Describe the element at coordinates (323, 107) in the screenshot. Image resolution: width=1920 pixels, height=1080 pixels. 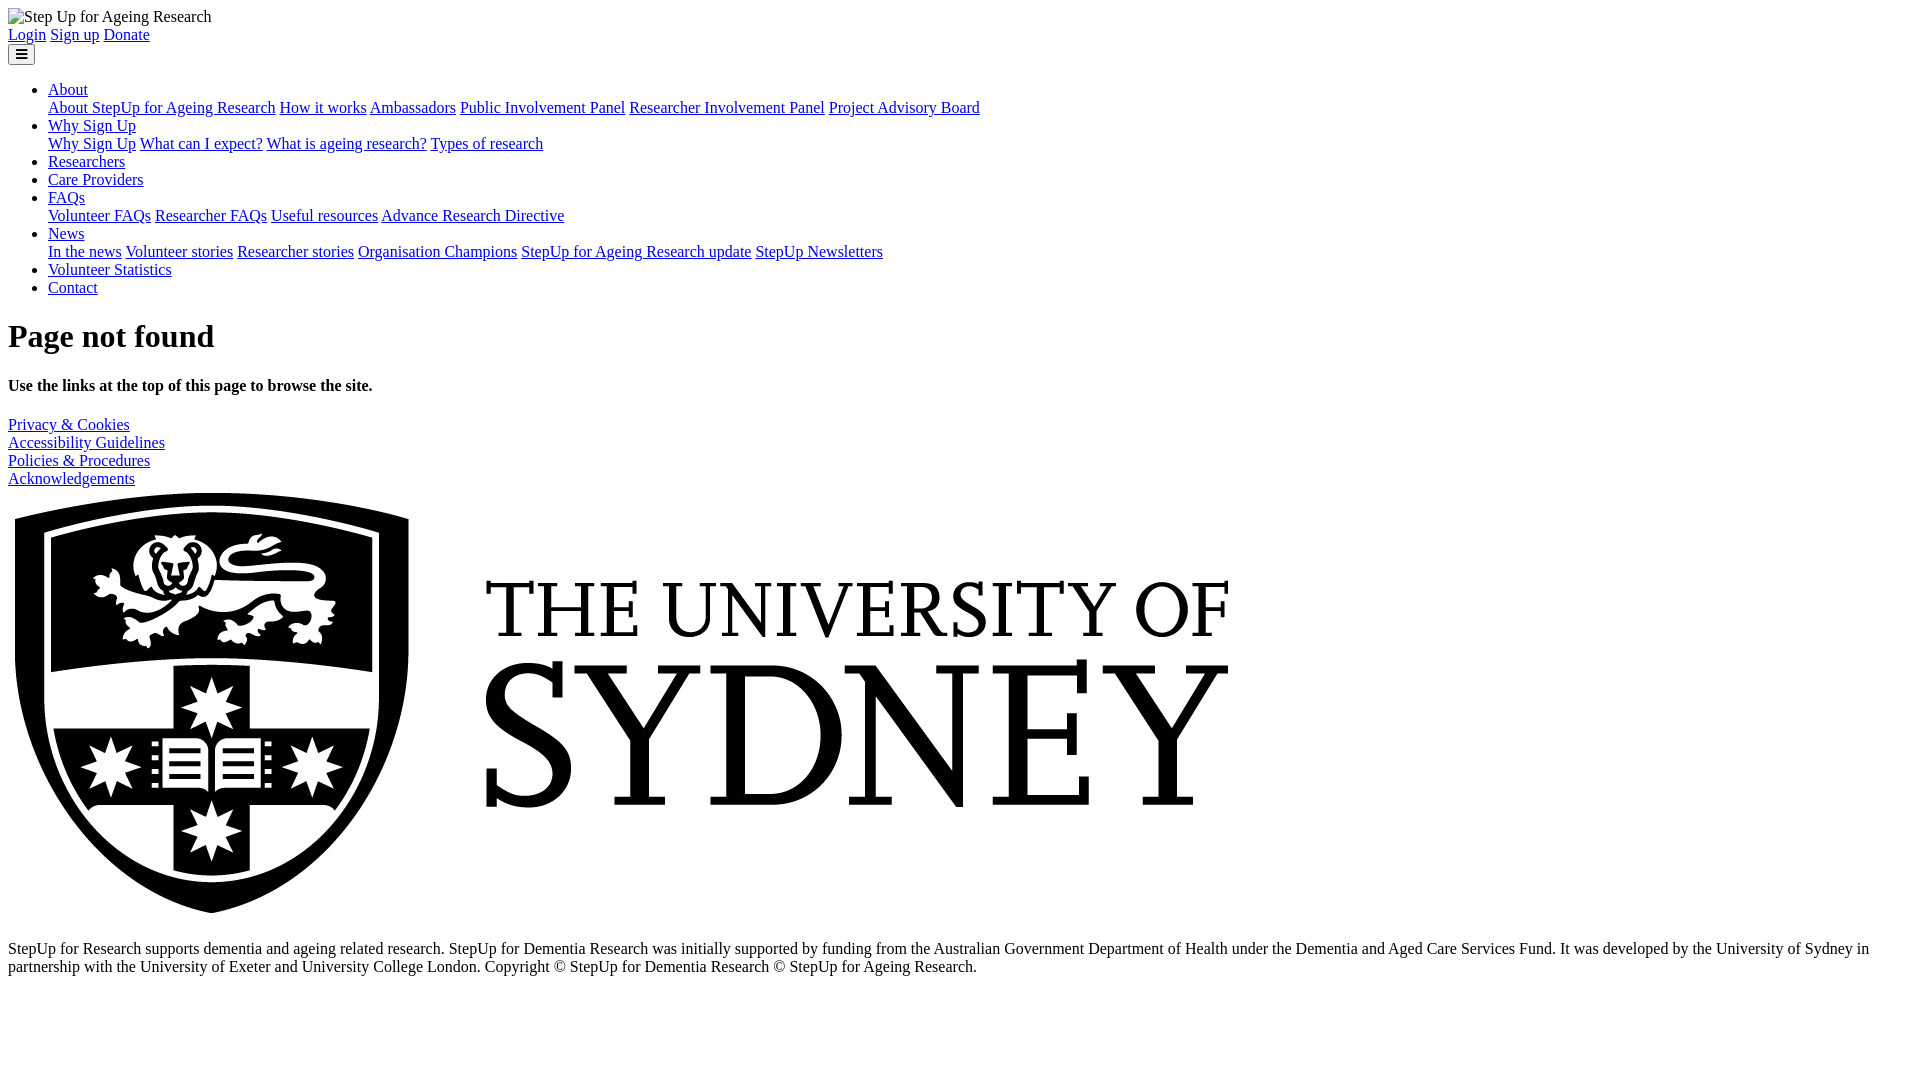
I see `'How it works'` at that location.